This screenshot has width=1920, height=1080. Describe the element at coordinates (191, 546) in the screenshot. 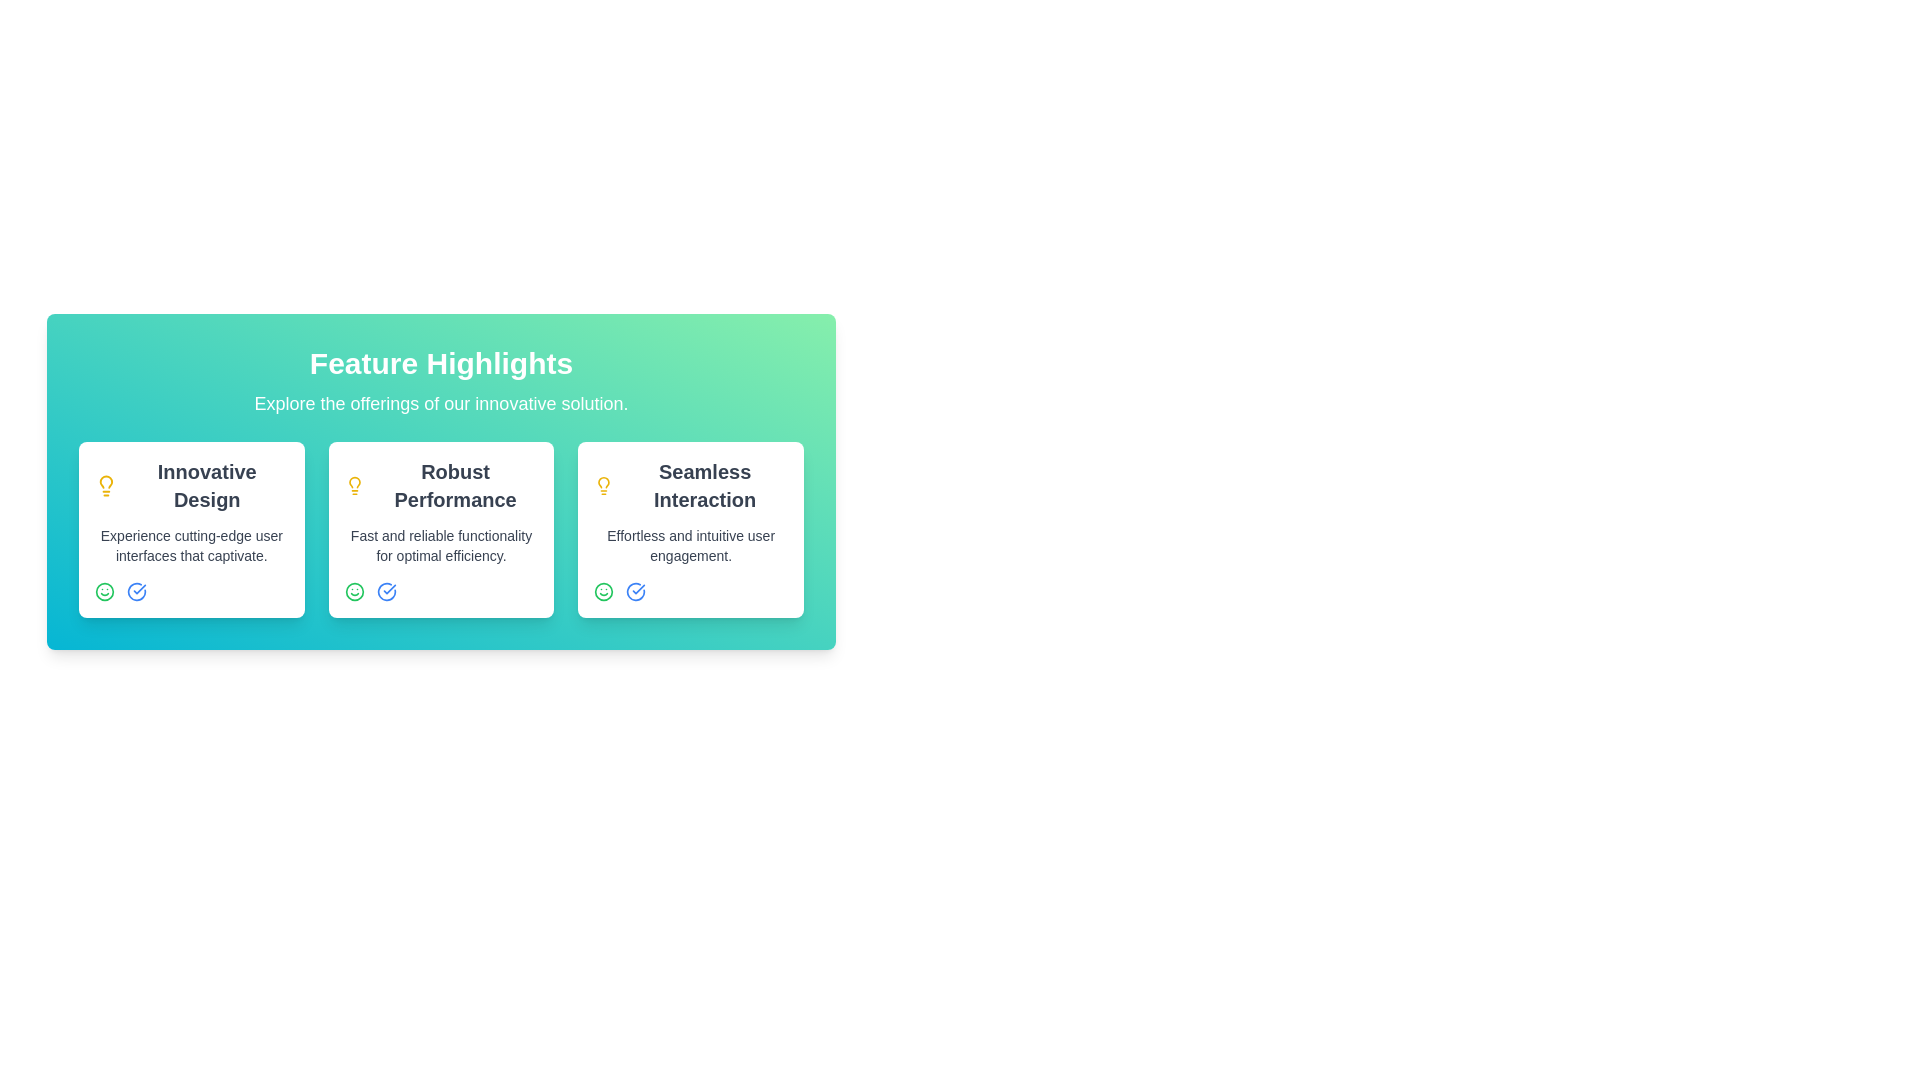

I see `the text display that reads 'Experience cutting-edge user interfaces that captivate.' which is styled in a small gray font and is positioned below the header 'Innovative Design' in the card layout` at that location.